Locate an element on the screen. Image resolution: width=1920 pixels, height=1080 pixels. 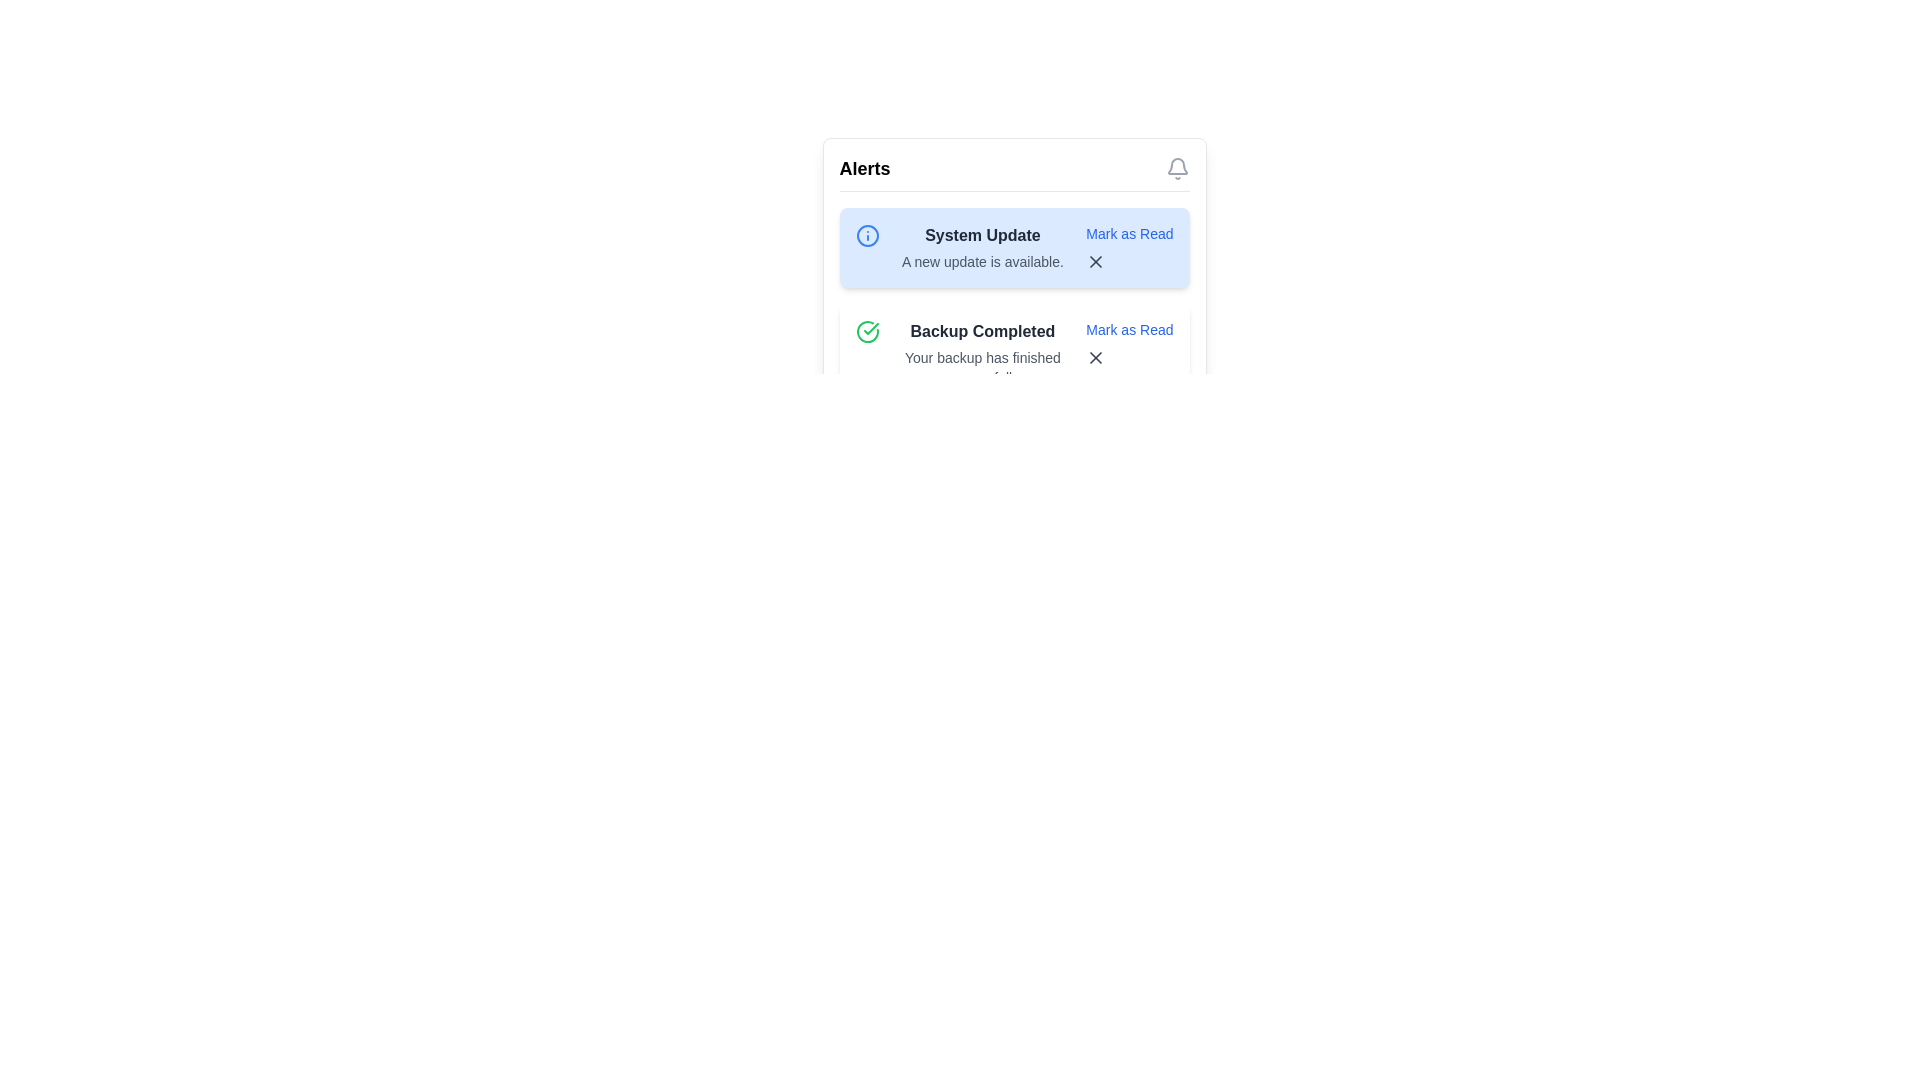
the green checkmark icon within the 'Backup Completed' notification card, located on the left side of the card, aligned with the title text is located at coordinates (870, 327).